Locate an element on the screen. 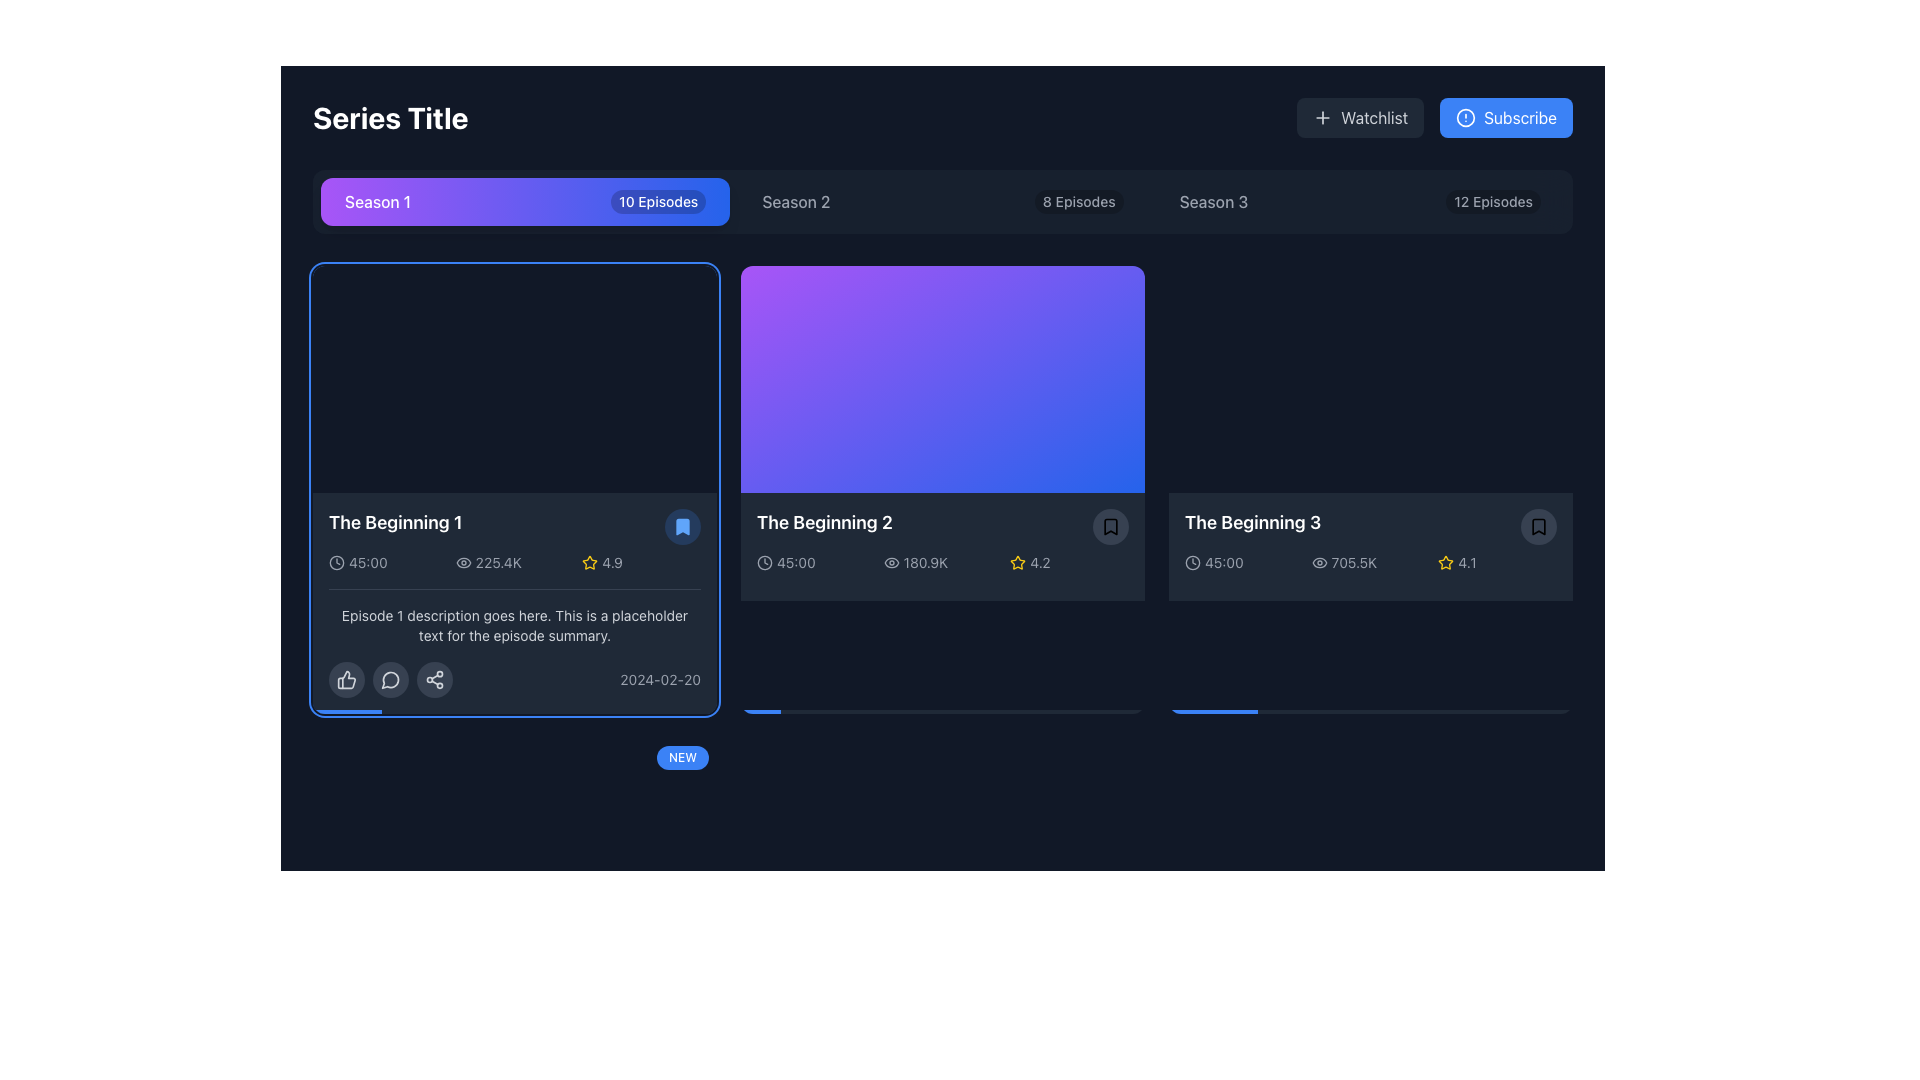 The height and width of the screenshot is (1080, 1920). the star-shaped icon representing a rating feature located below the text 'The Beginning 1' within the first card in the user interface is located at coordinates (589, 1035).